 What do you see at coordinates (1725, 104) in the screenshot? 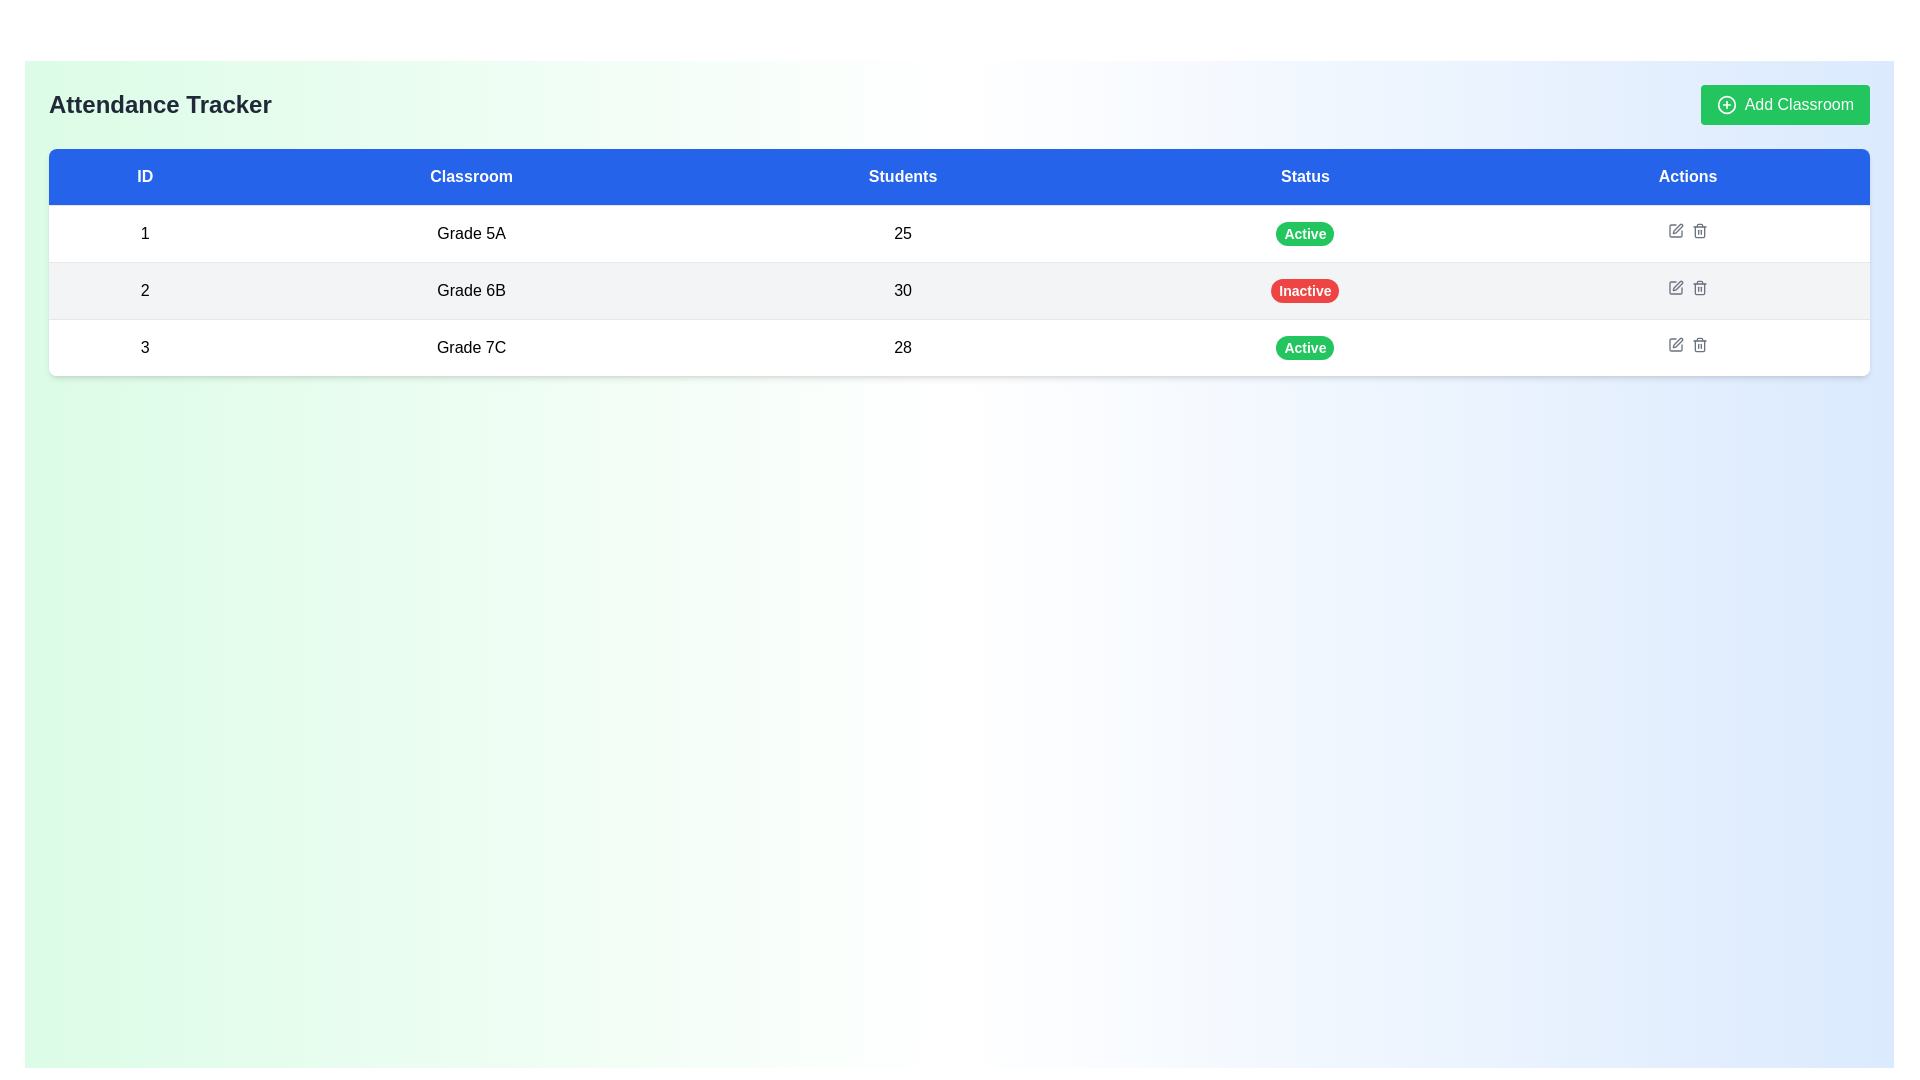
I see `the circular icon with a plus sign in its center, which is located within the 'Add Classroom' button on its left side adjacent to the text label` at bounding box center [1725, 104].